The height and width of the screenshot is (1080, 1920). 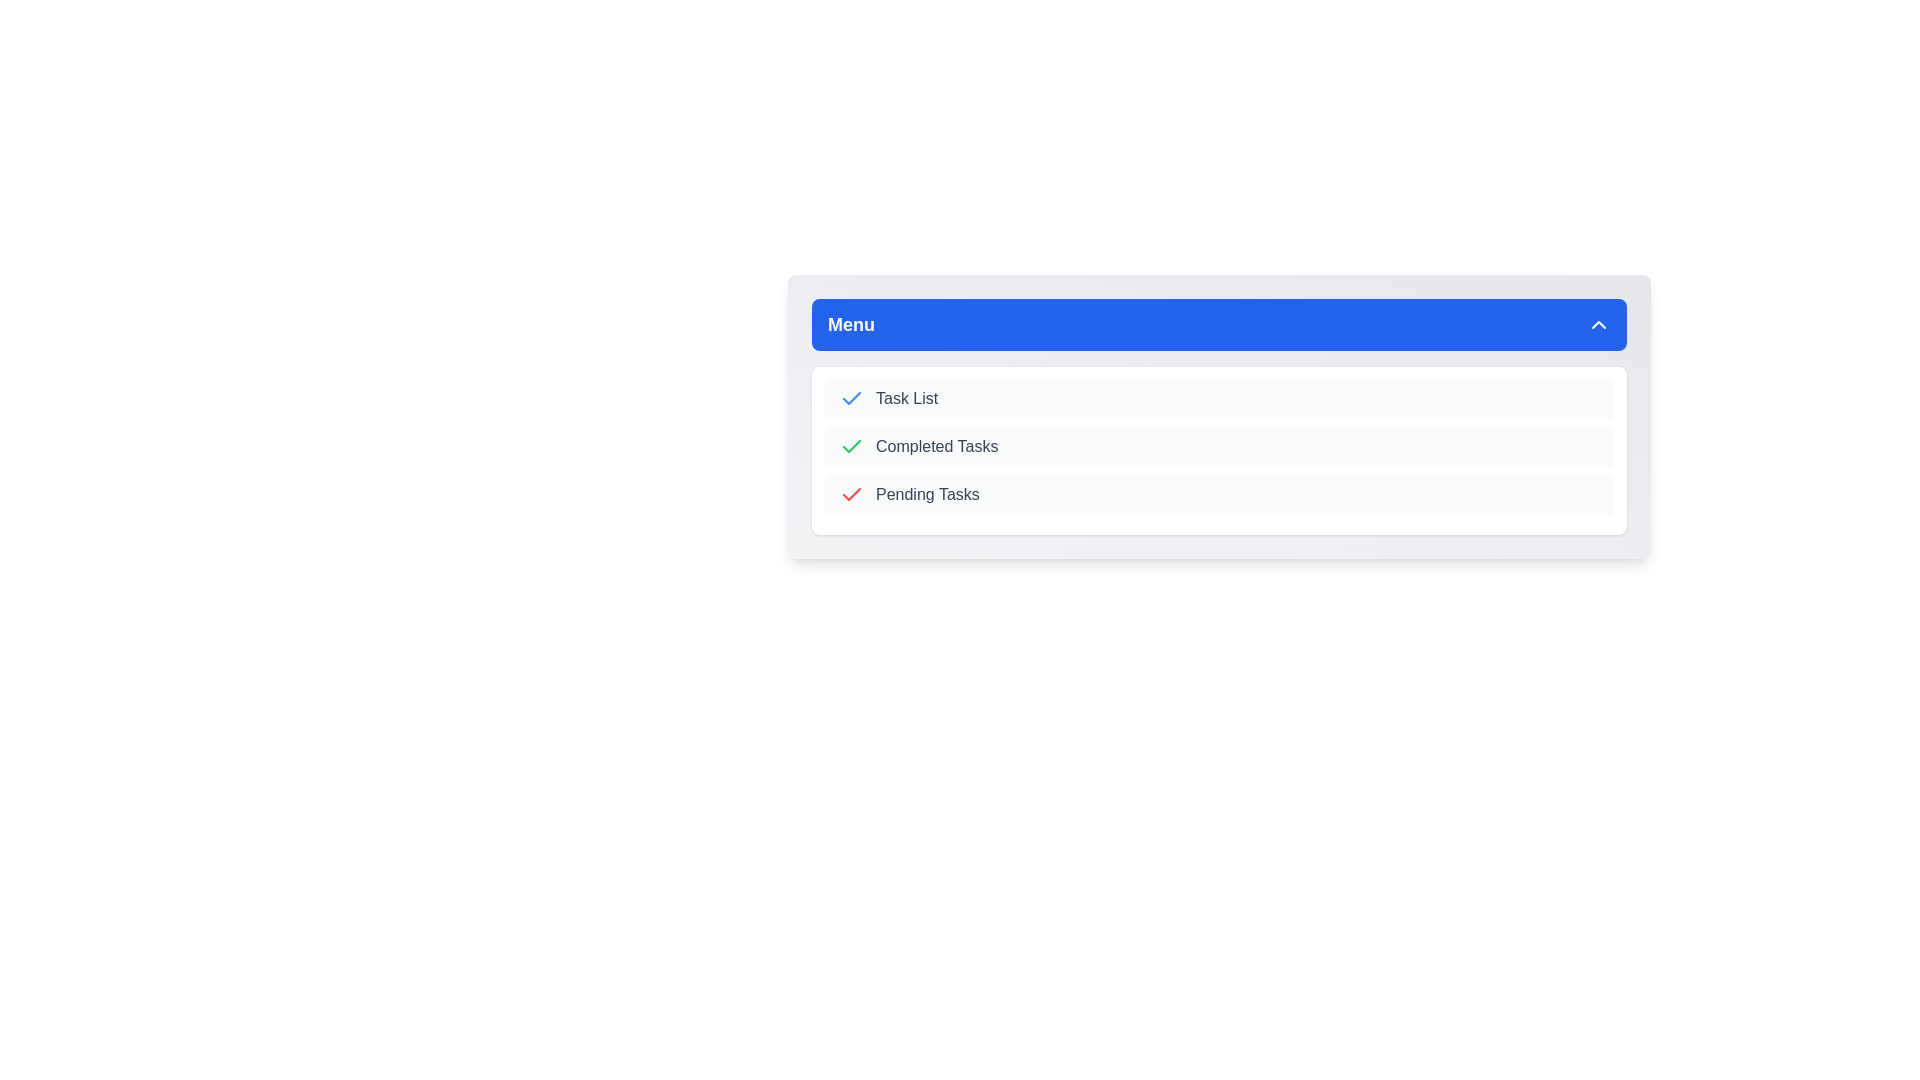 I want to click on the SVG checkmark icon that indicates the completed status of the 'Task List' item, which is visually represented as a green checkmark adjacent to the text labeled 'Task List.', so click(x=851, y=445).